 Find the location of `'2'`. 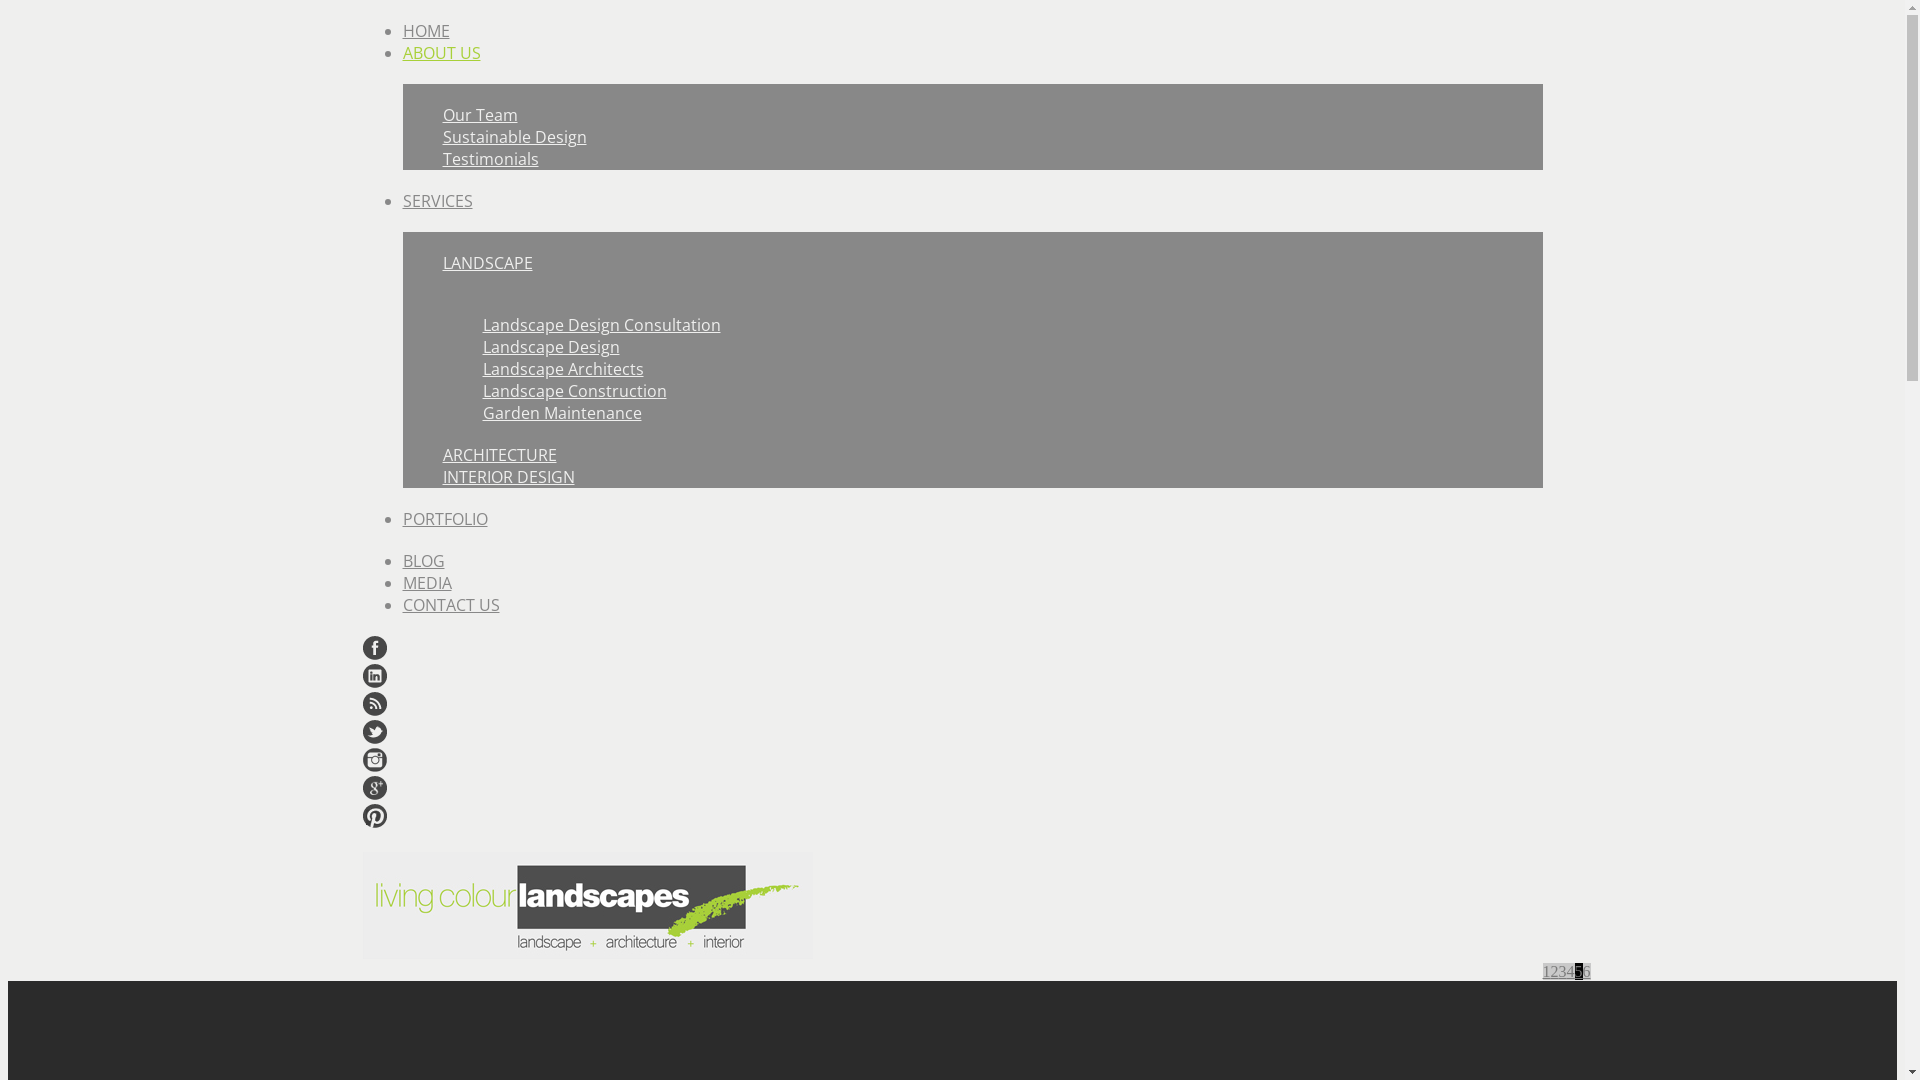

'2' is located at coordinates (1553, 970).